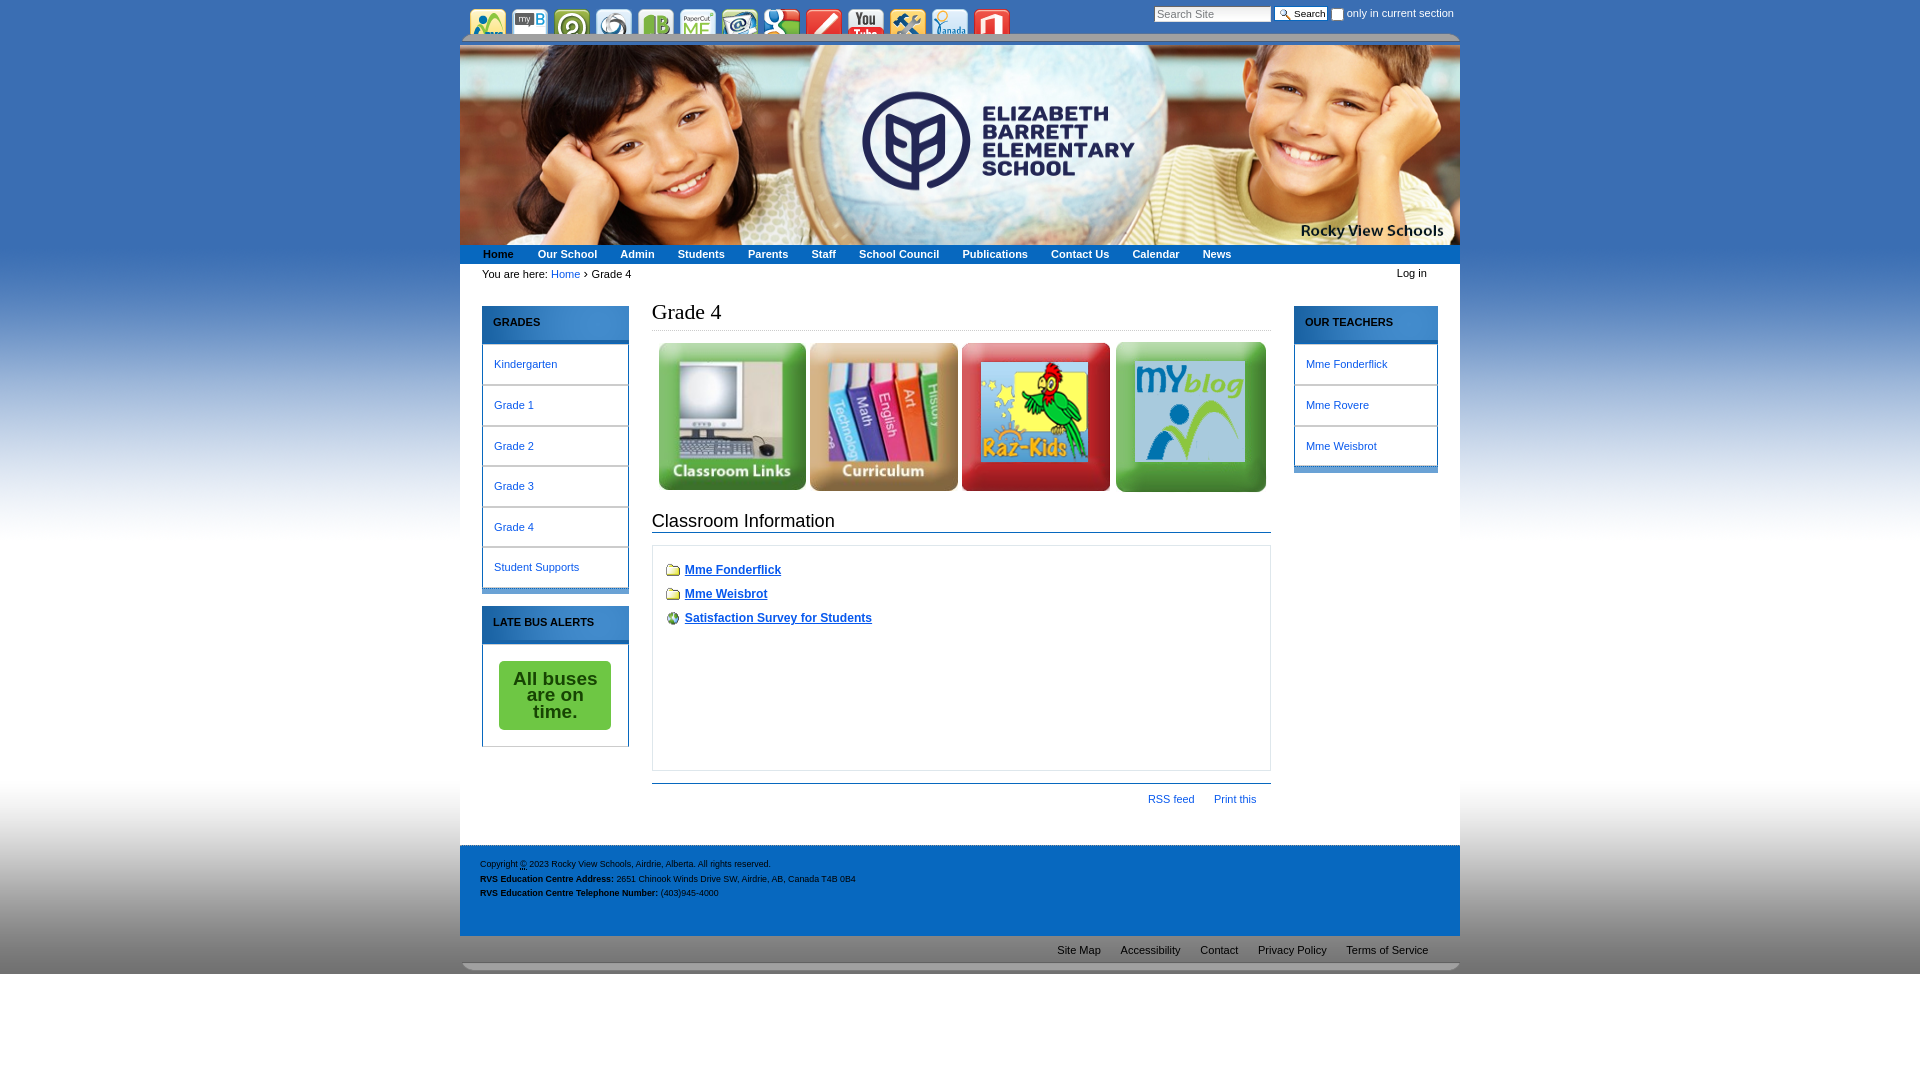 The height and width of the screenshot is (1080, 1920). I want to click on 'Terms of Service', so click(1386, 948).